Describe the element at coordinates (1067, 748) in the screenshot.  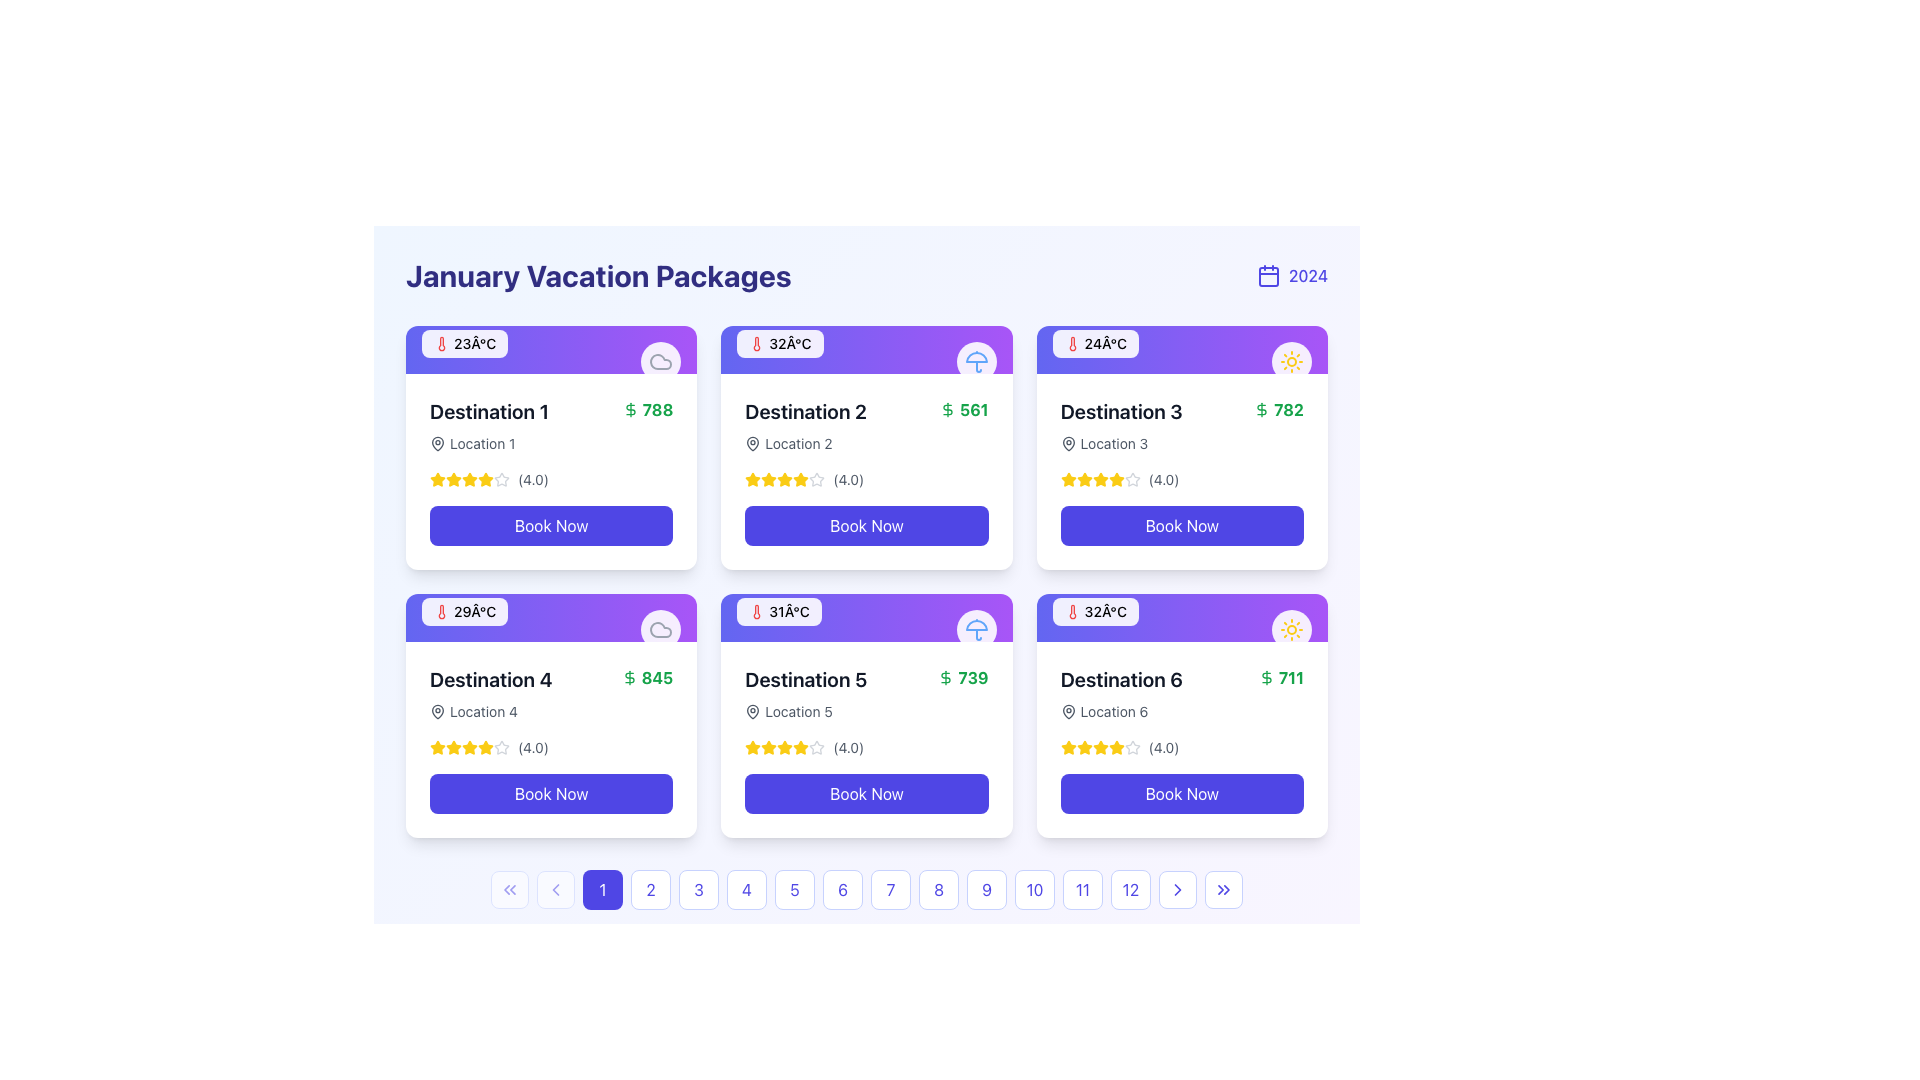
I see `the first yellow star icon in the 'Destination 6' card located in the bottom-right corner of the interface` at that location.